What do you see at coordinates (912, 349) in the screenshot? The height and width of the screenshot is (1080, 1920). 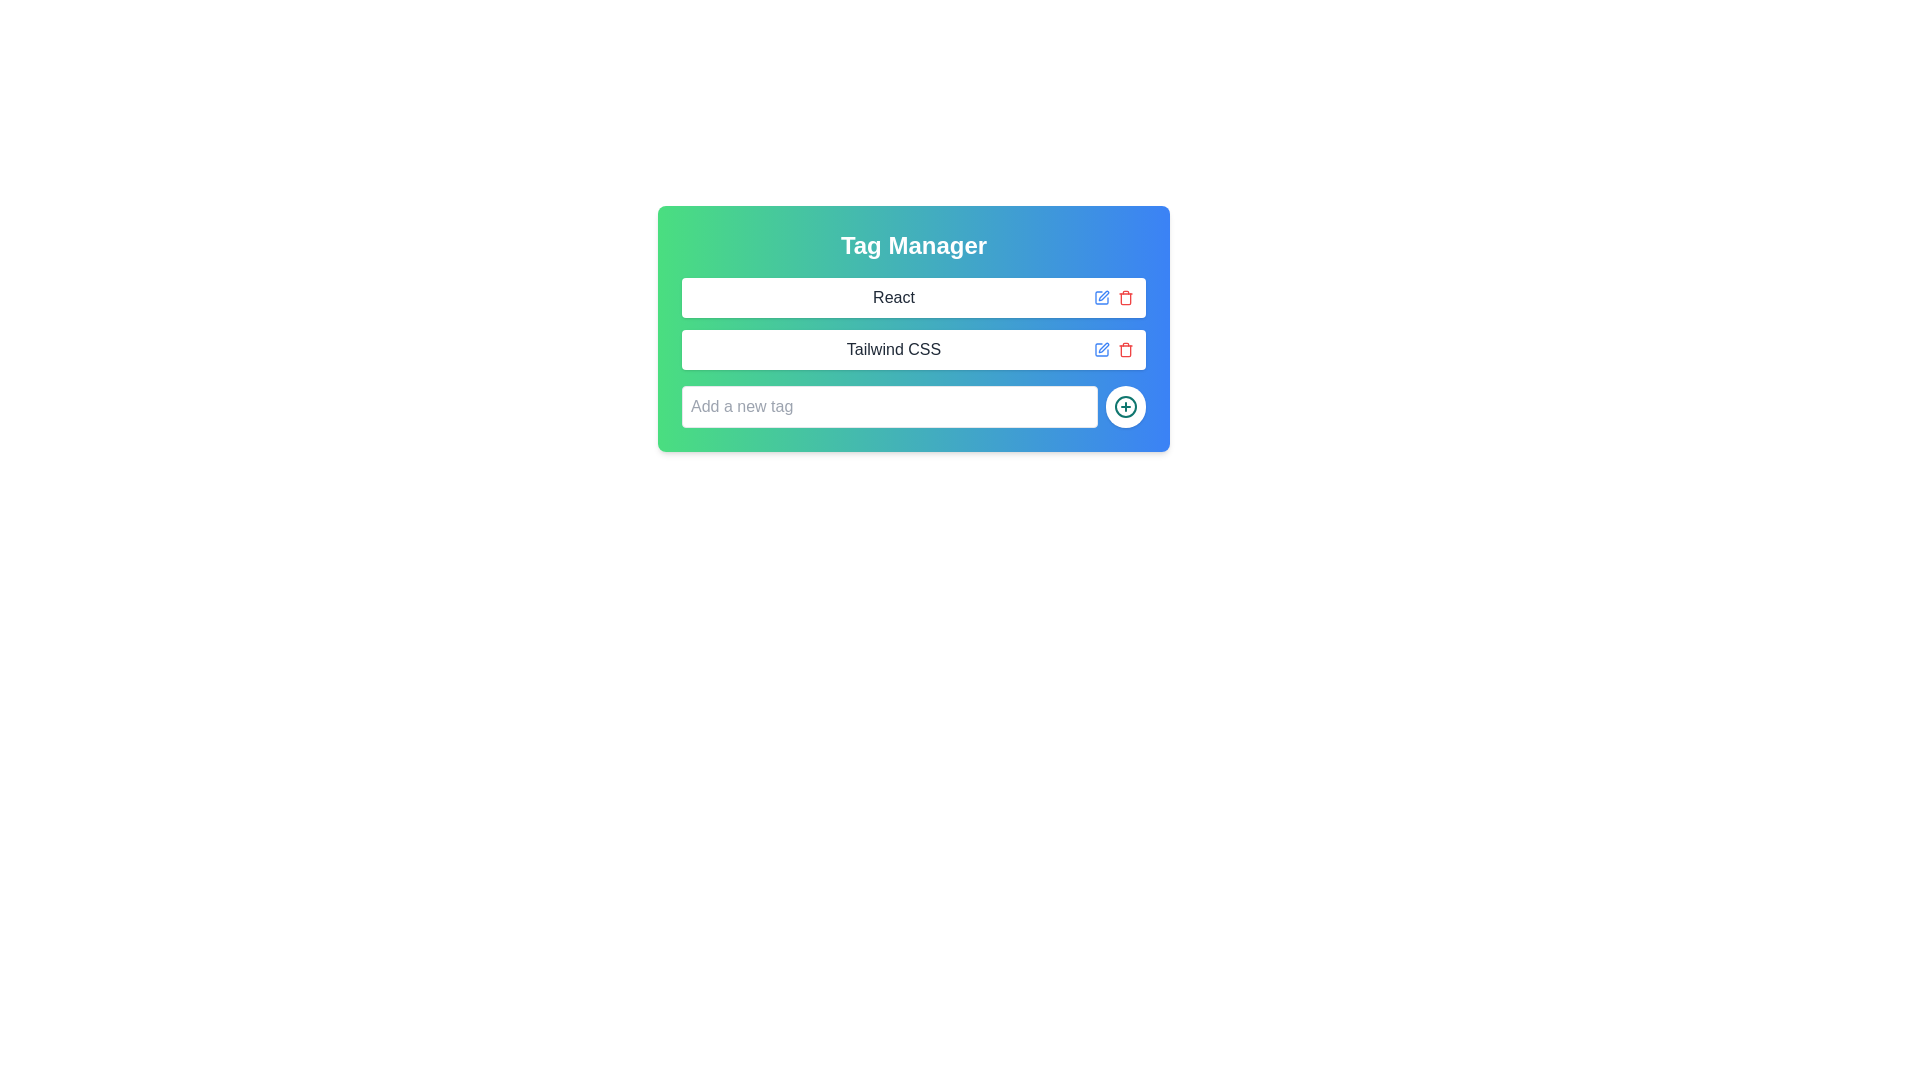 I see `displayed text of the tag entry labeled 'Tailwind CSS' located in the second position of the vertically stacked list within the card-like interface` at bounding box center [912, 349].